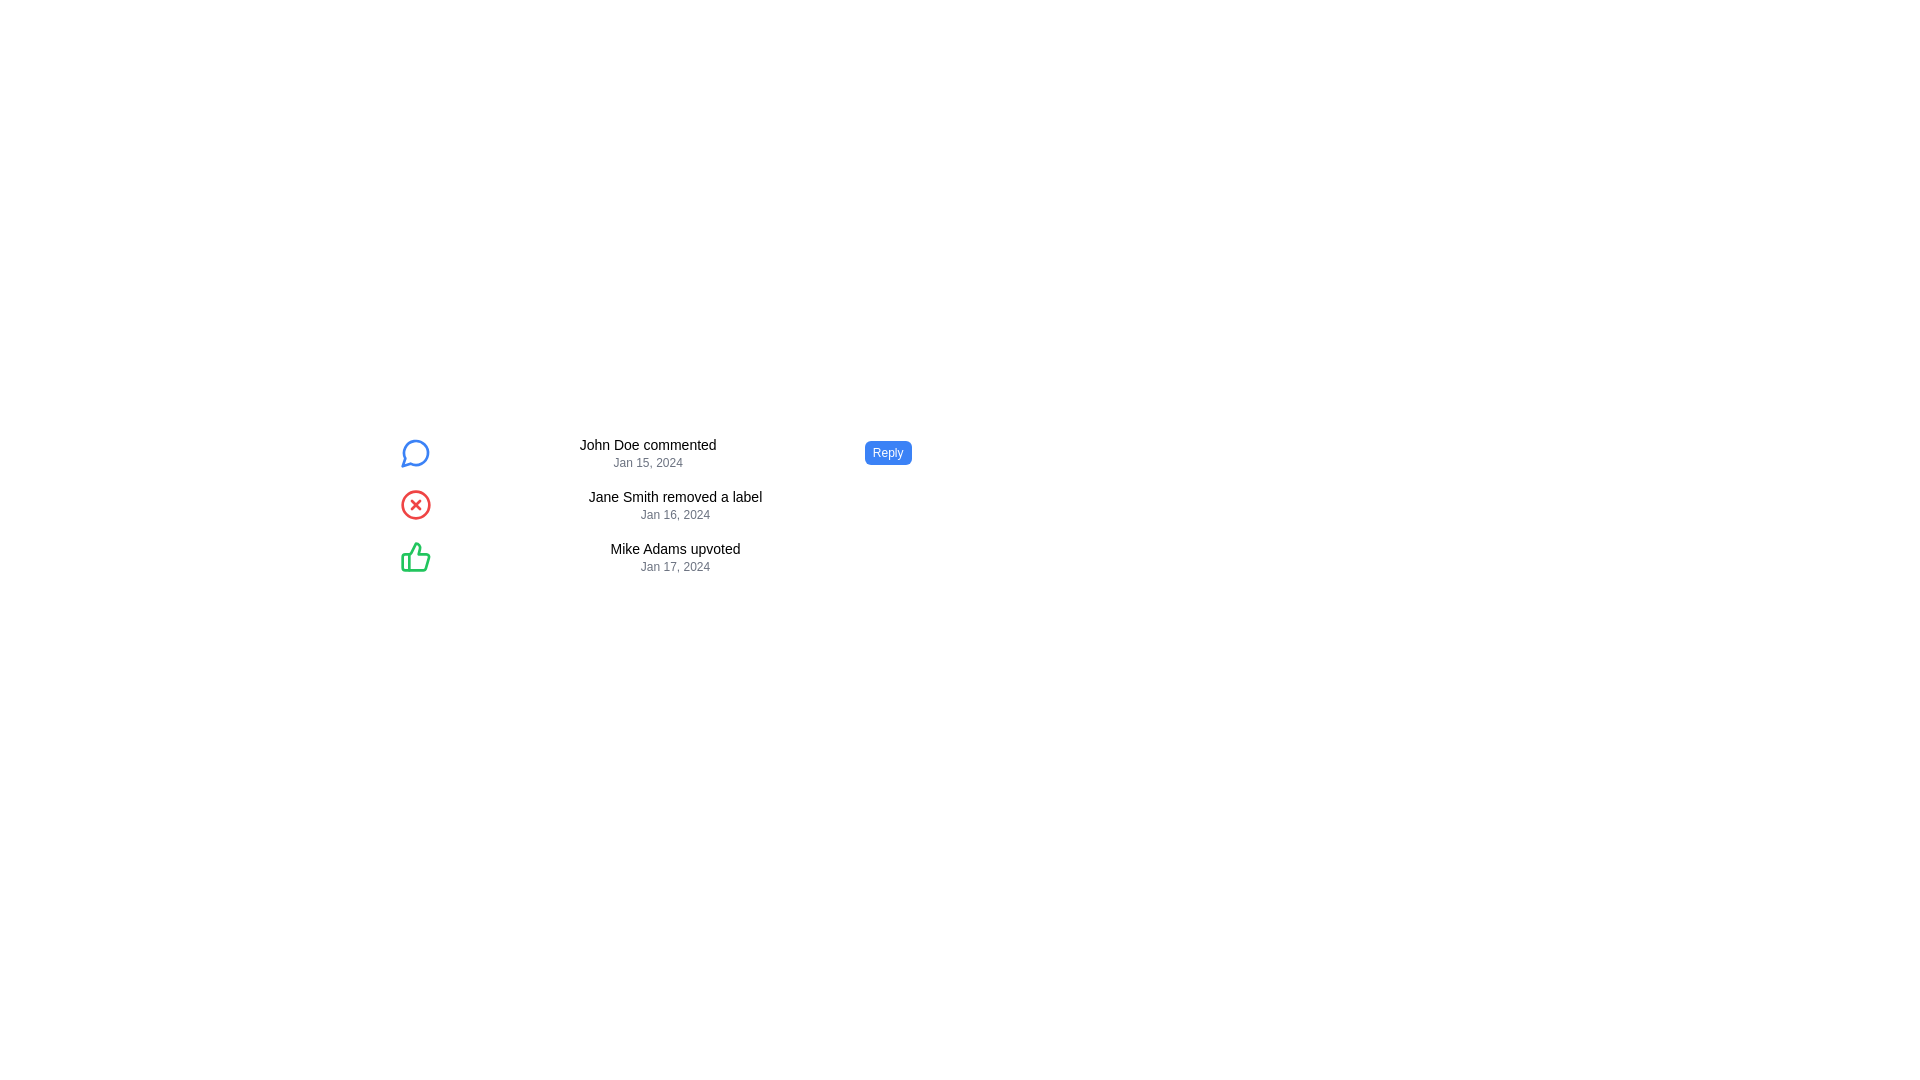 The height and width of the screenshot is (1080, 1920). What do you see at coordinates (655, 504) in the screenshot?
I see `the informational Text component indicating the removal of a label by 'Jane Smith', positioned between 'John Doe commented Jan 15, 2024' and 'Mike Adams upvoted Jan 17, 2024'` at bounding box center [655, 504].